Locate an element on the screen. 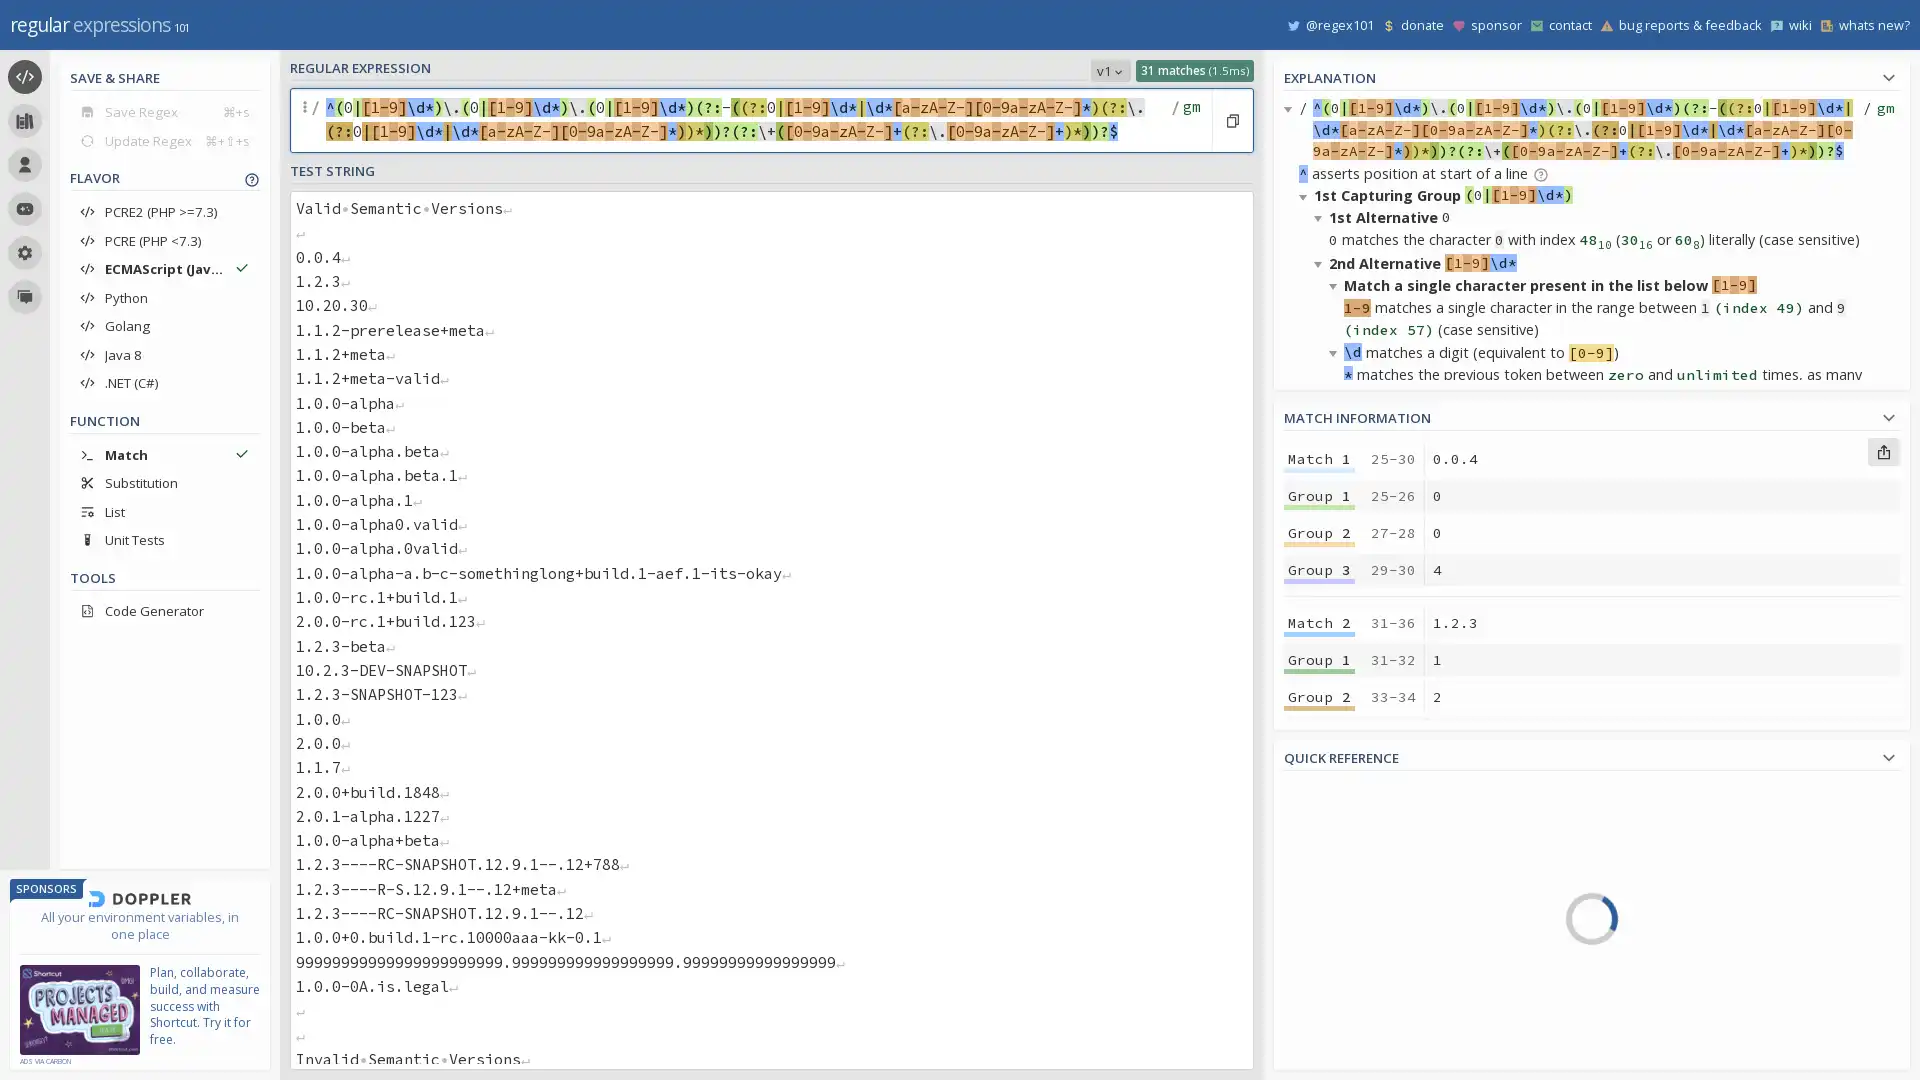  Python is located at coordinates (164, 297).